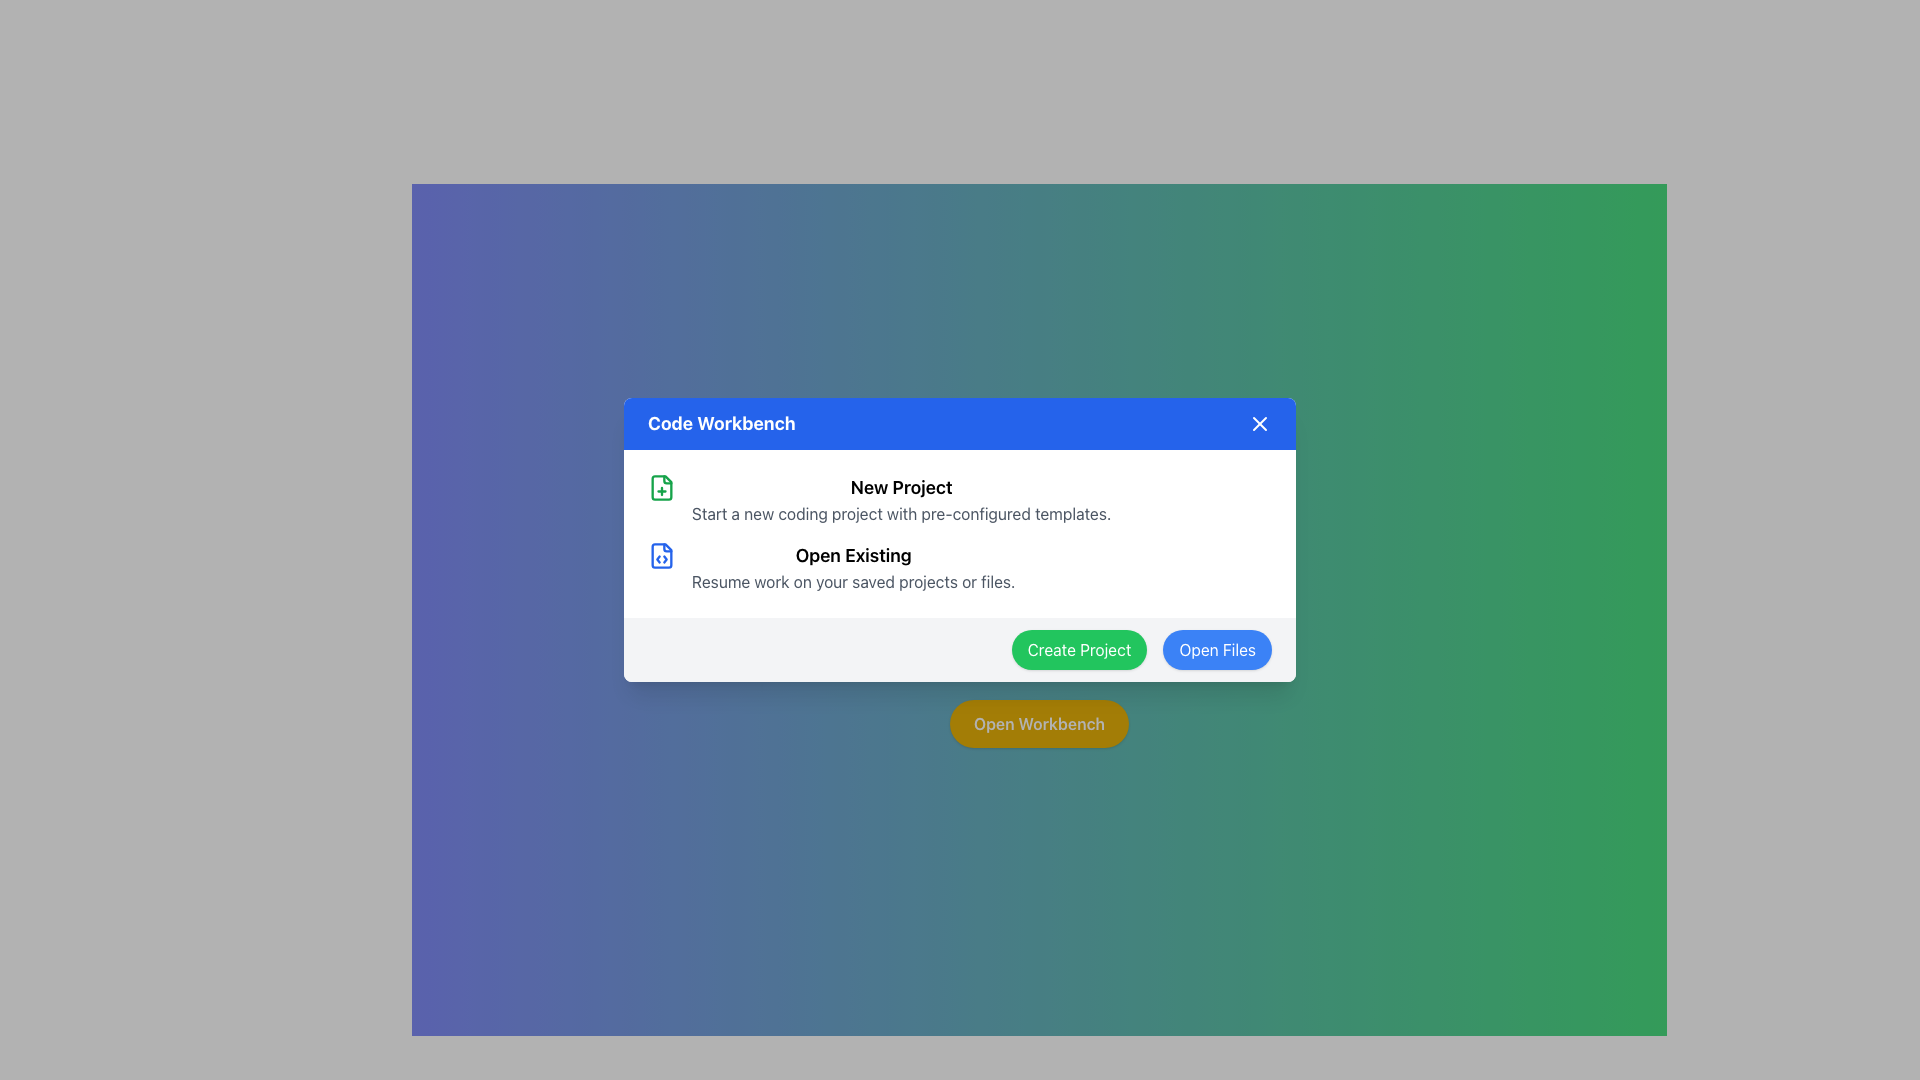 The width and height of the screenshot is (1920, 1080). What do you see at coordinates (960, 567) in the screenshot?
I see `the clickable item labeled 'Open Existing' with an icon and text description` at bounding box center [960, 567].